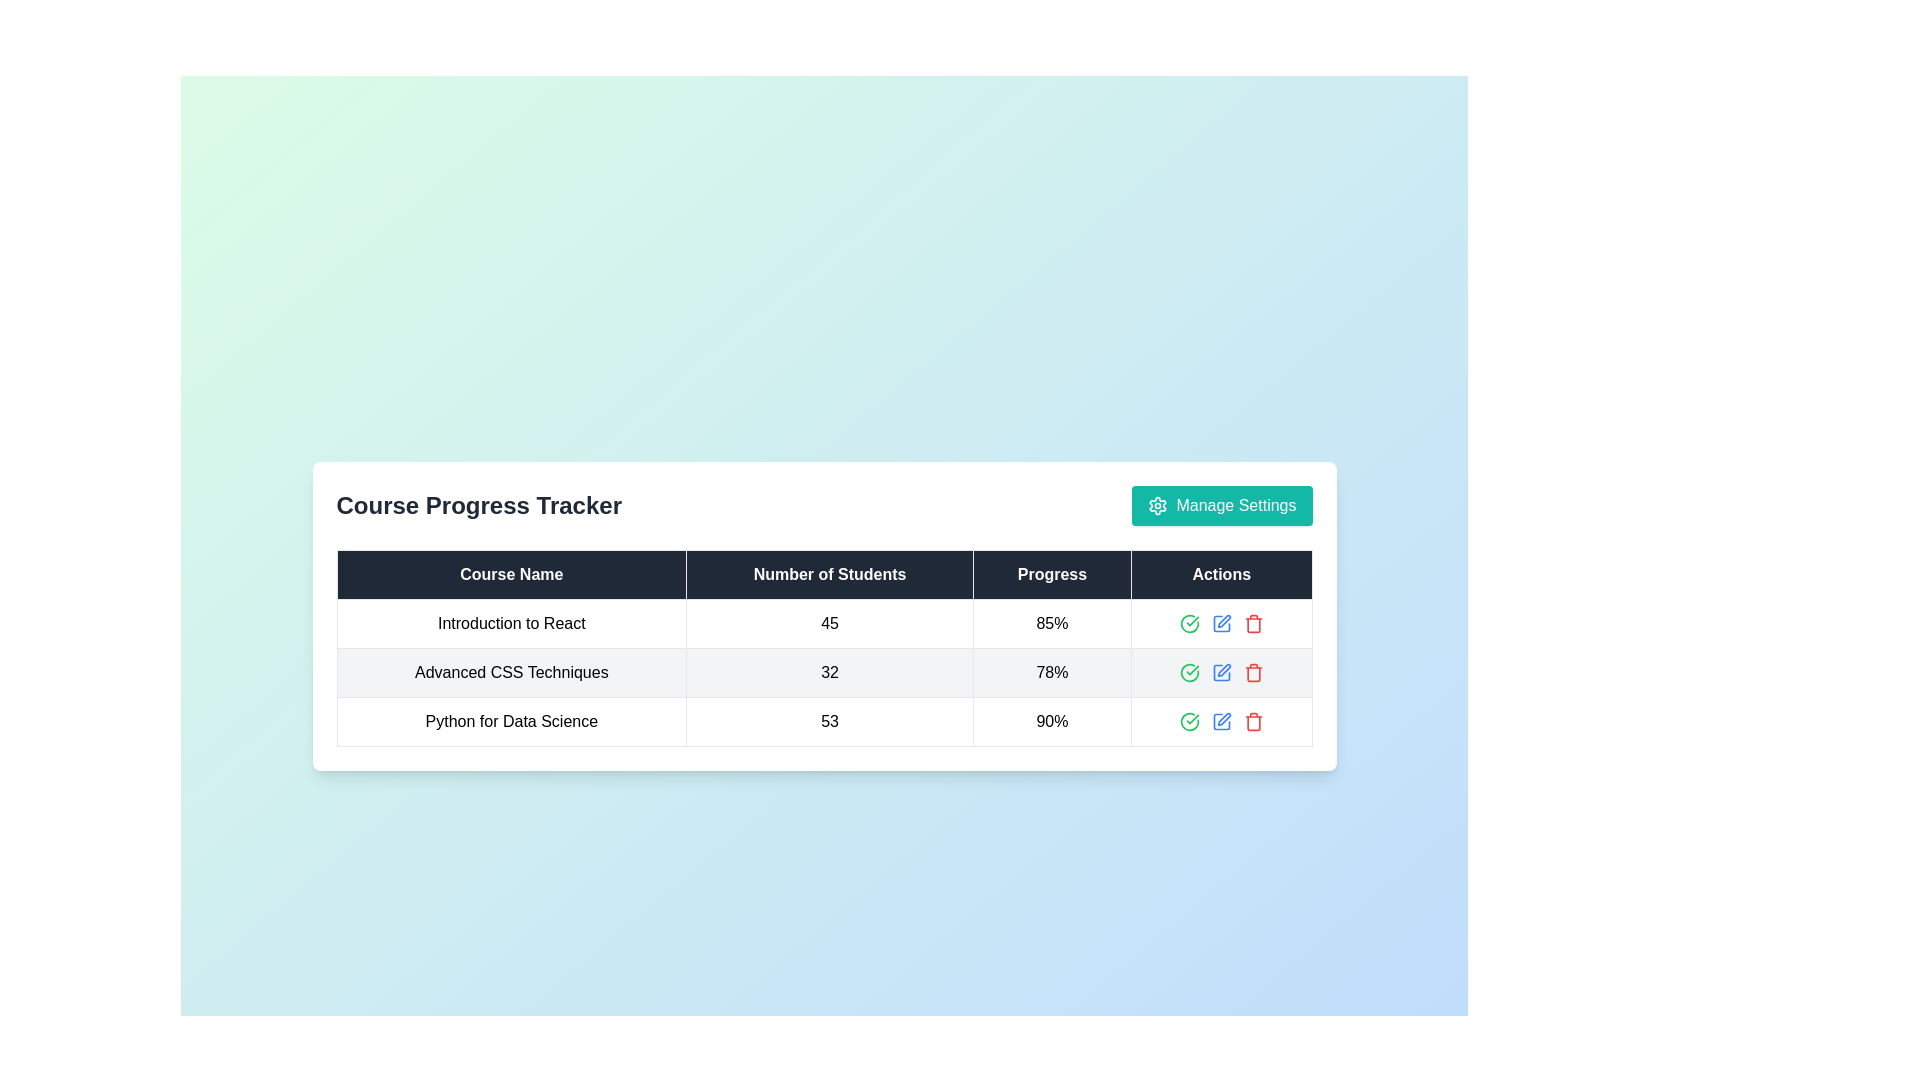 The height and width of the screenshot is (1080, 1920). I want to click on the static text element that displays the completion progress percentage of the 'Introduction to React' course, located in the 'Progress' column of the 'Course Progress Tracker' table, so click(1051, 622).